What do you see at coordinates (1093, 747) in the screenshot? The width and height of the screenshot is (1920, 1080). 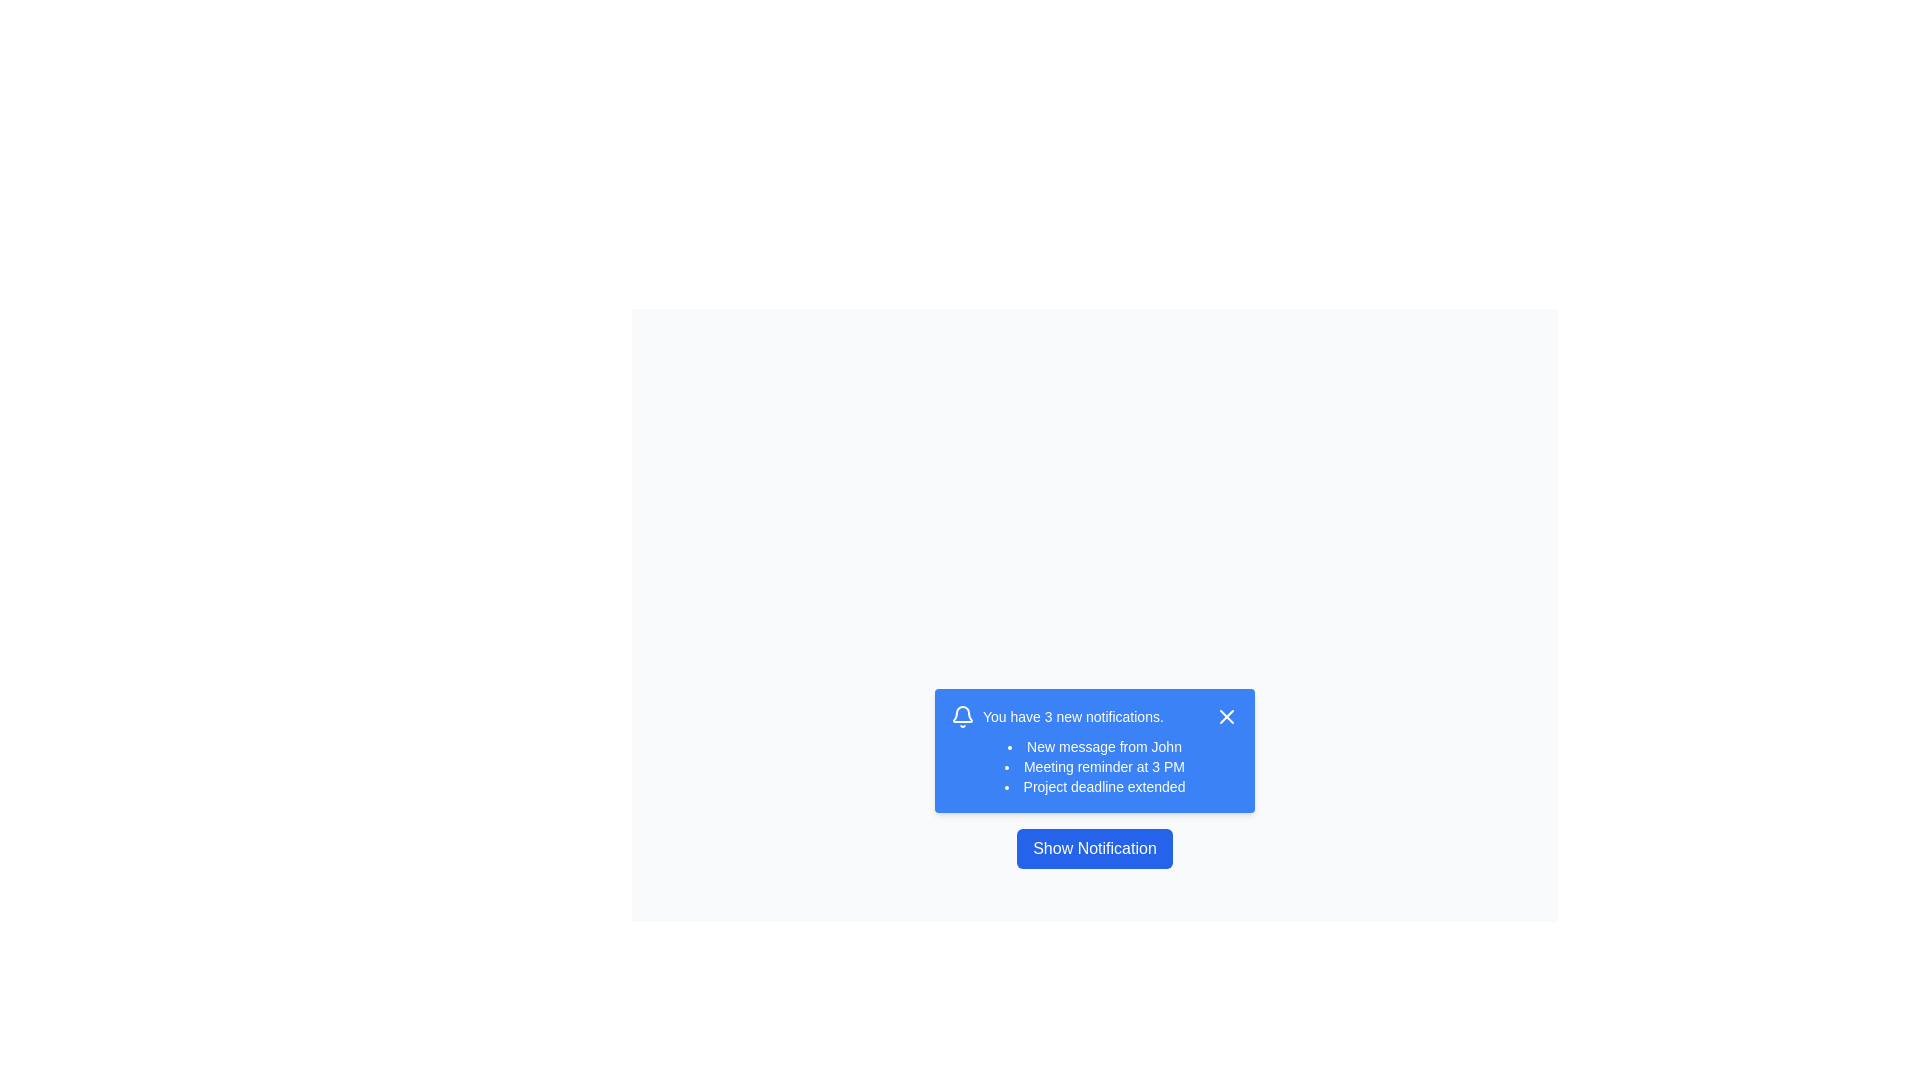 I see `the first notification message from 'John' in the blue rectangular notification box located near the bottom of the notification area` at bounding box center [1093, 747].